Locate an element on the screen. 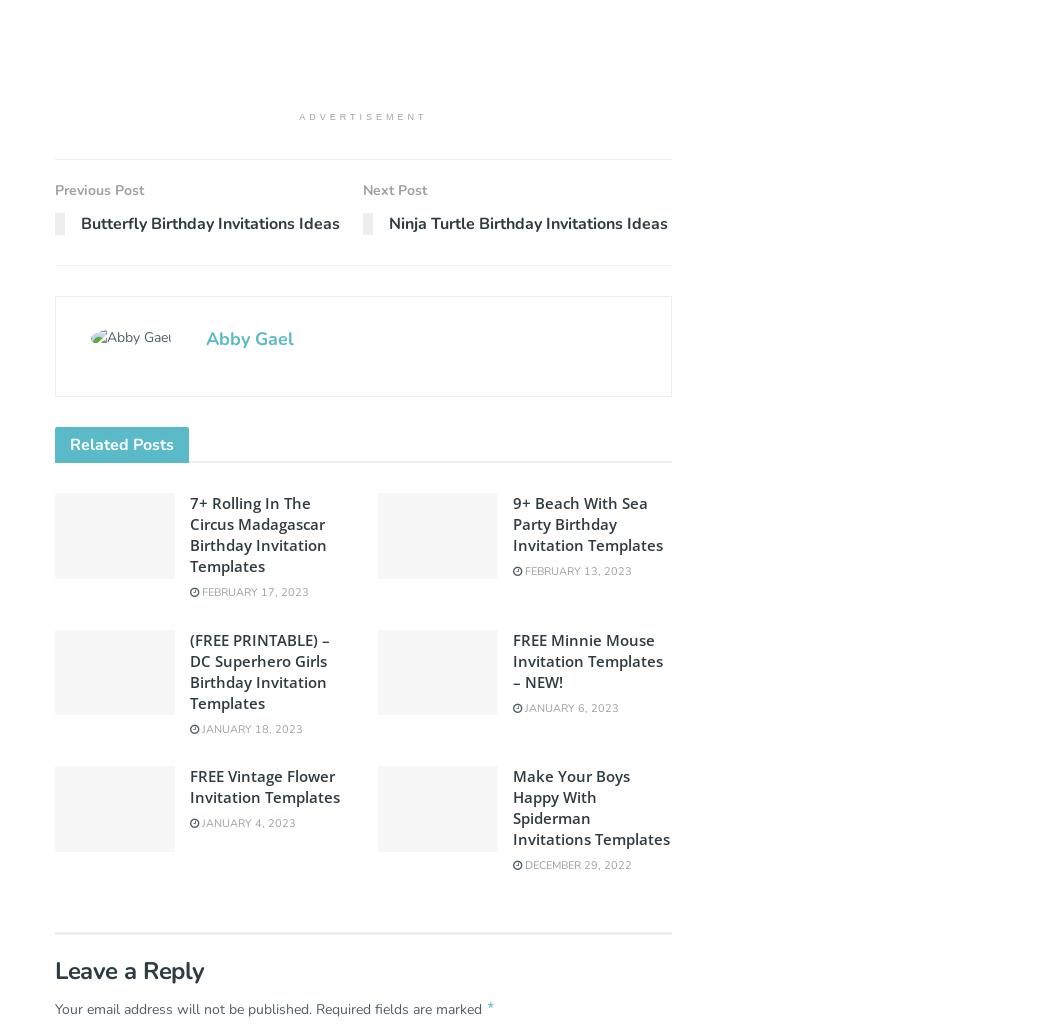  'January 18, 2023' is located at coordinates (250, 727).